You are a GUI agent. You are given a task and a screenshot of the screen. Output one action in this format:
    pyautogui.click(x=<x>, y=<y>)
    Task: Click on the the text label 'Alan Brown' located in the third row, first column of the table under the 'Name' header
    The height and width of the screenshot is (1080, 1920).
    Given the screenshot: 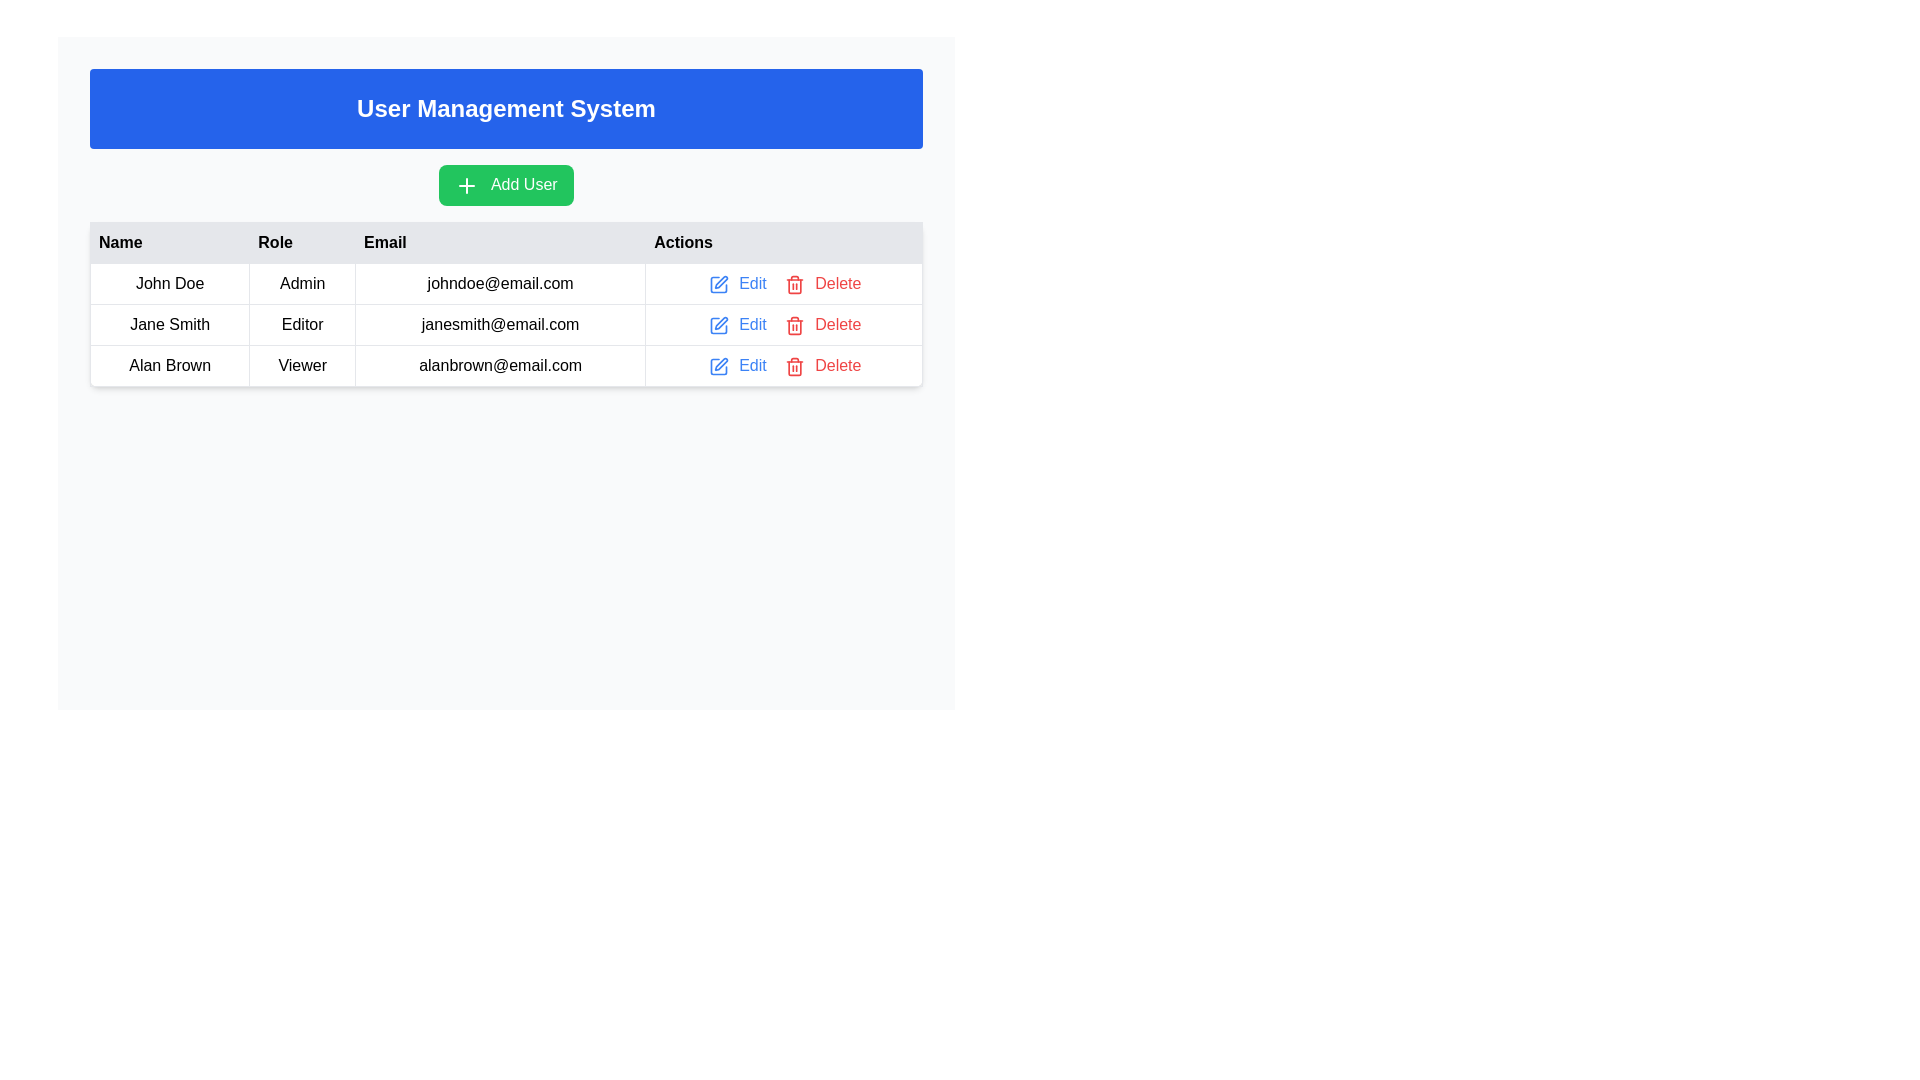 What is the action you would take?
    pyautogui.click(x=170, y=365)
    